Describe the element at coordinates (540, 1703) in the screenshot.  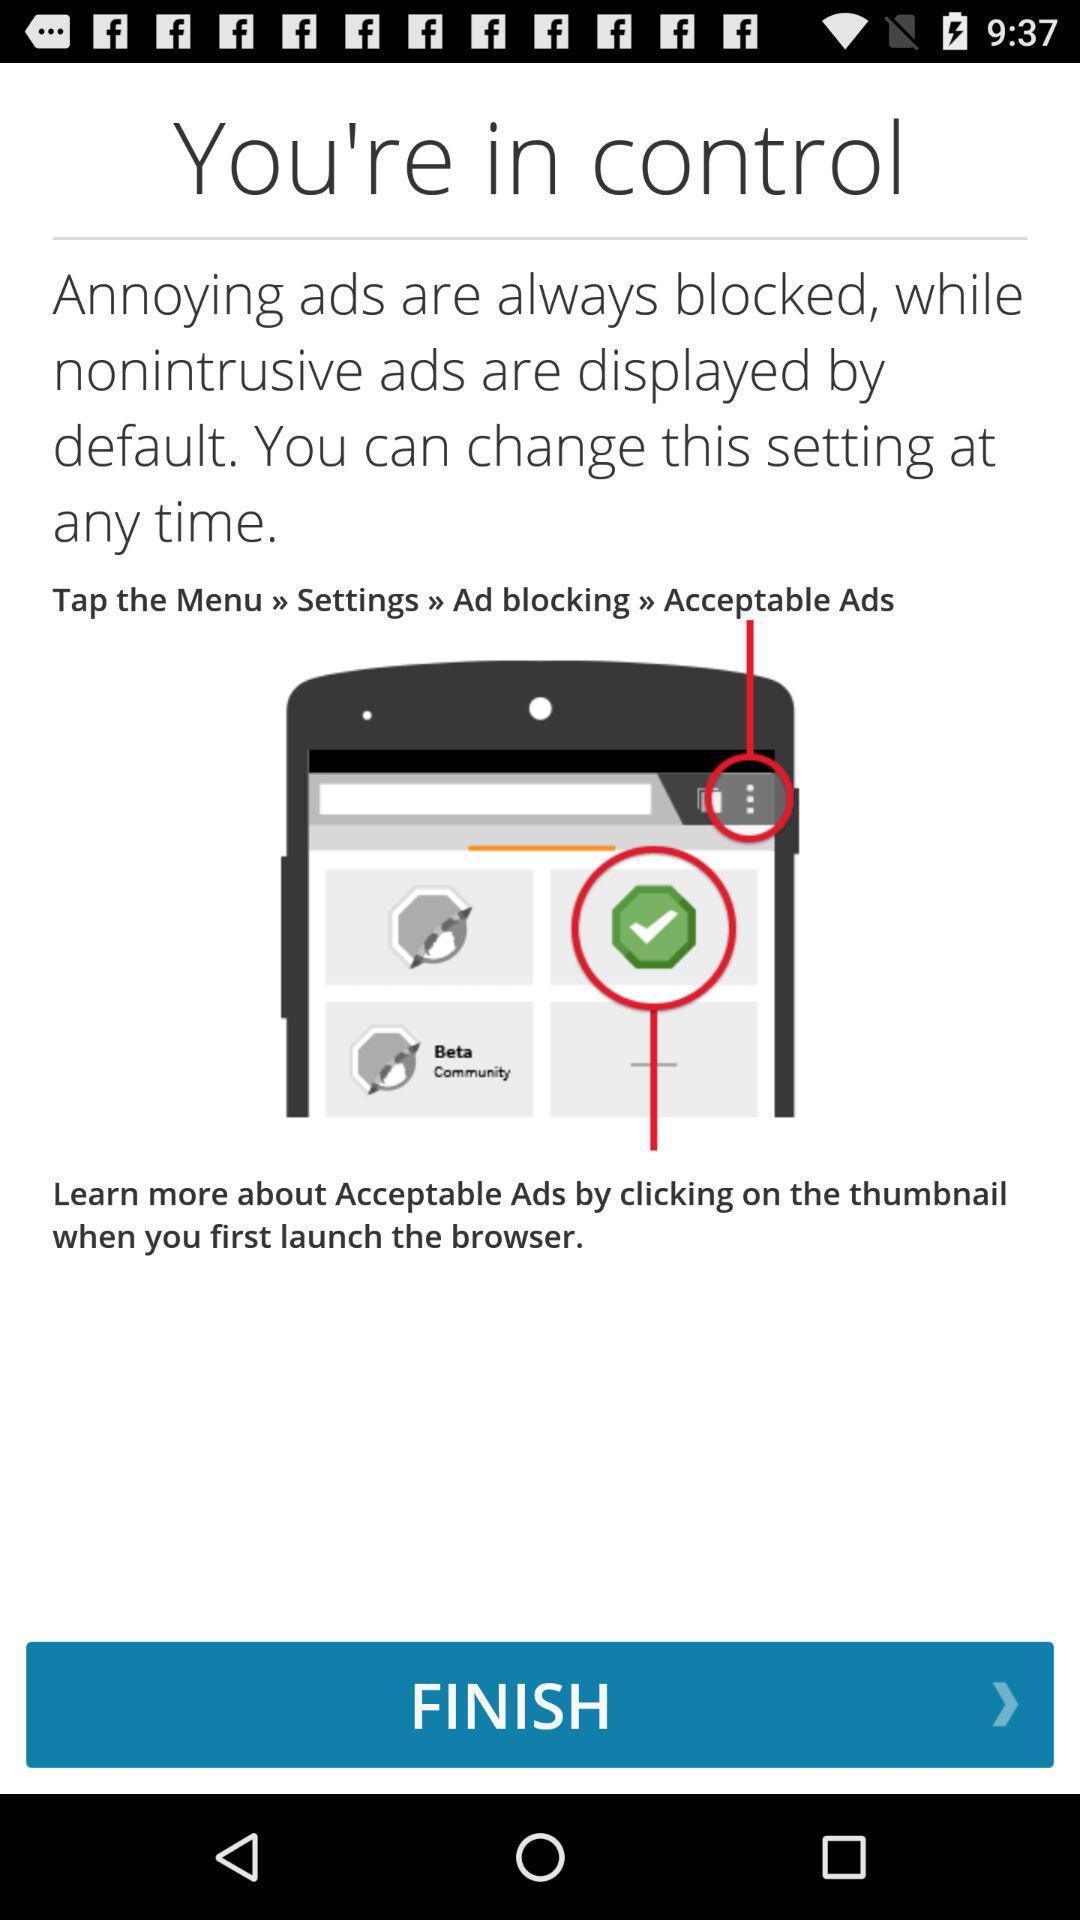
I see `finish item` at that location.